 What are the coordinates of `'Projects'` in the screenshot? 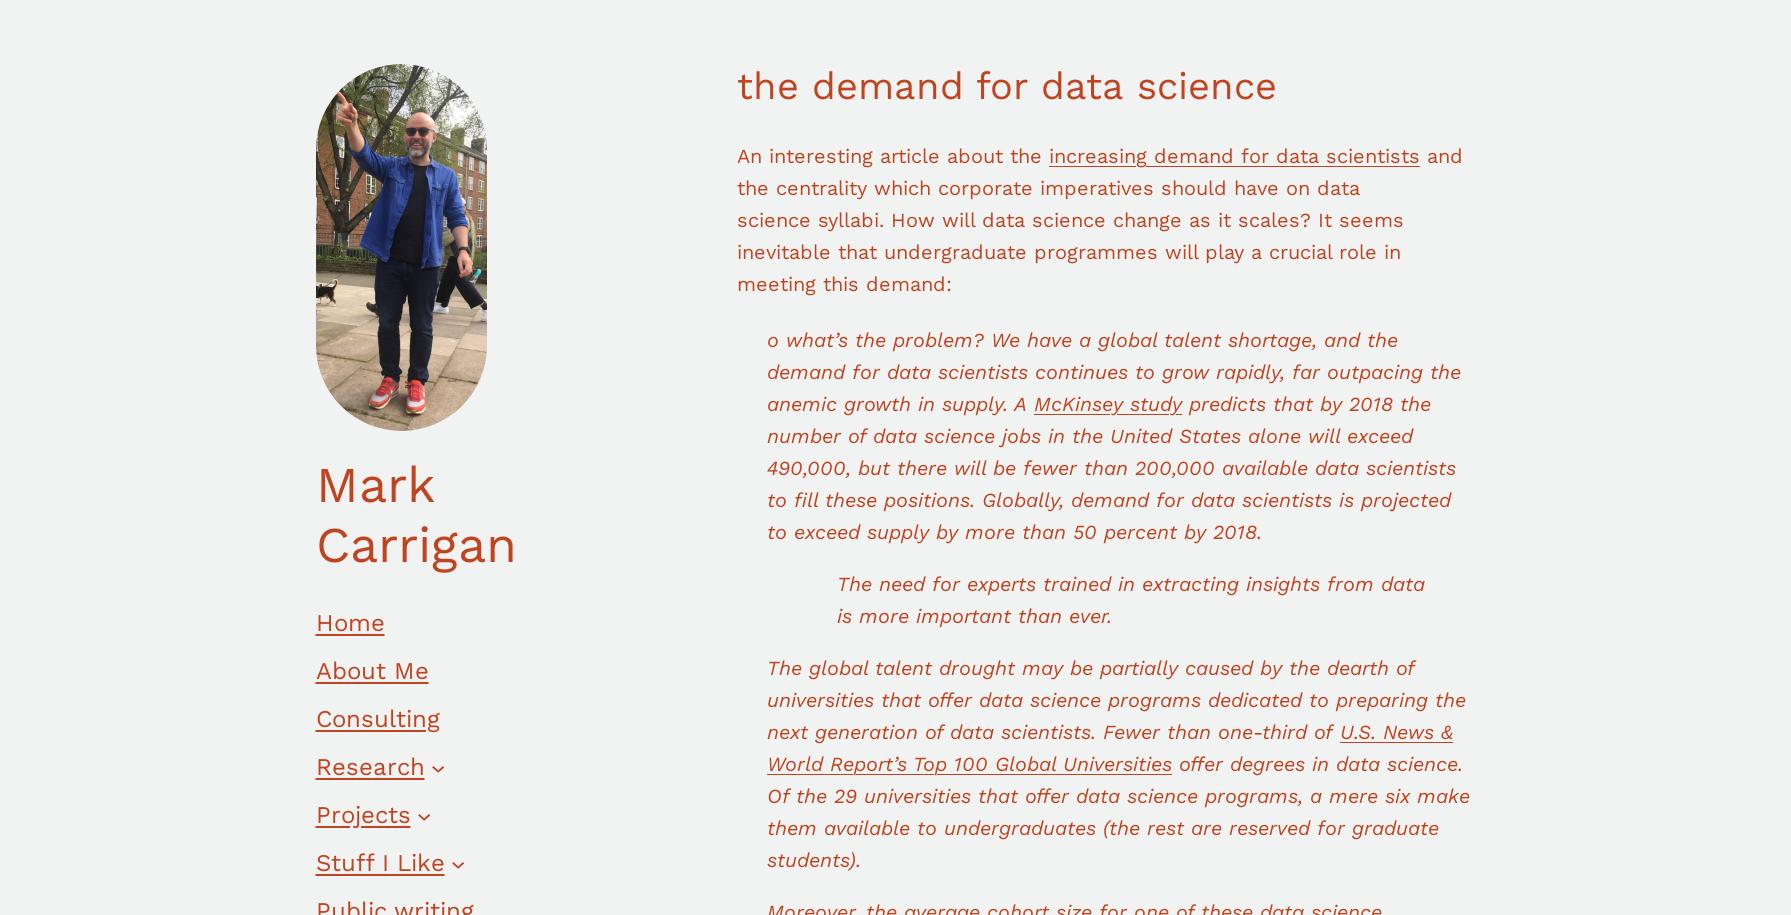 It's located at (315, 814).